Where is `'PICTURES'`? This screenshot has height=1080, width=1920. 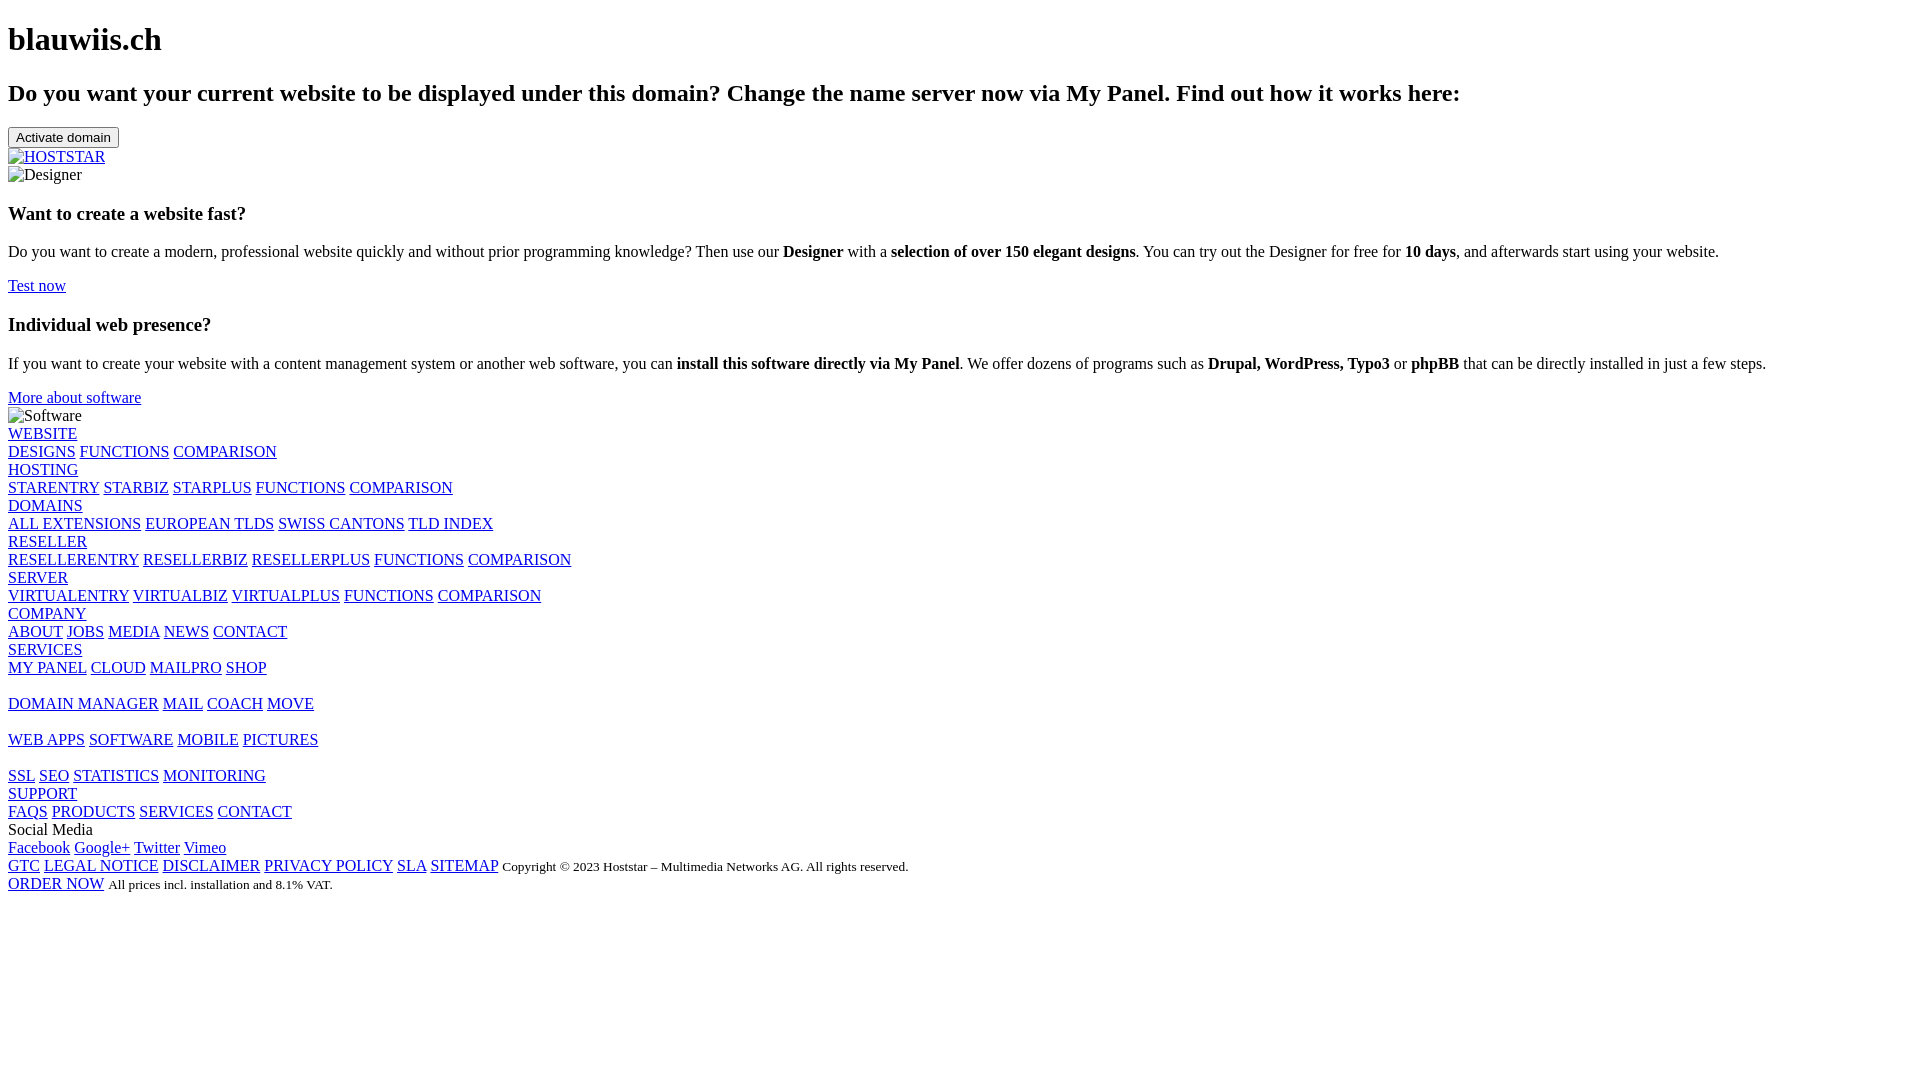
'PICTURES' is located at coordinates (280, 739).